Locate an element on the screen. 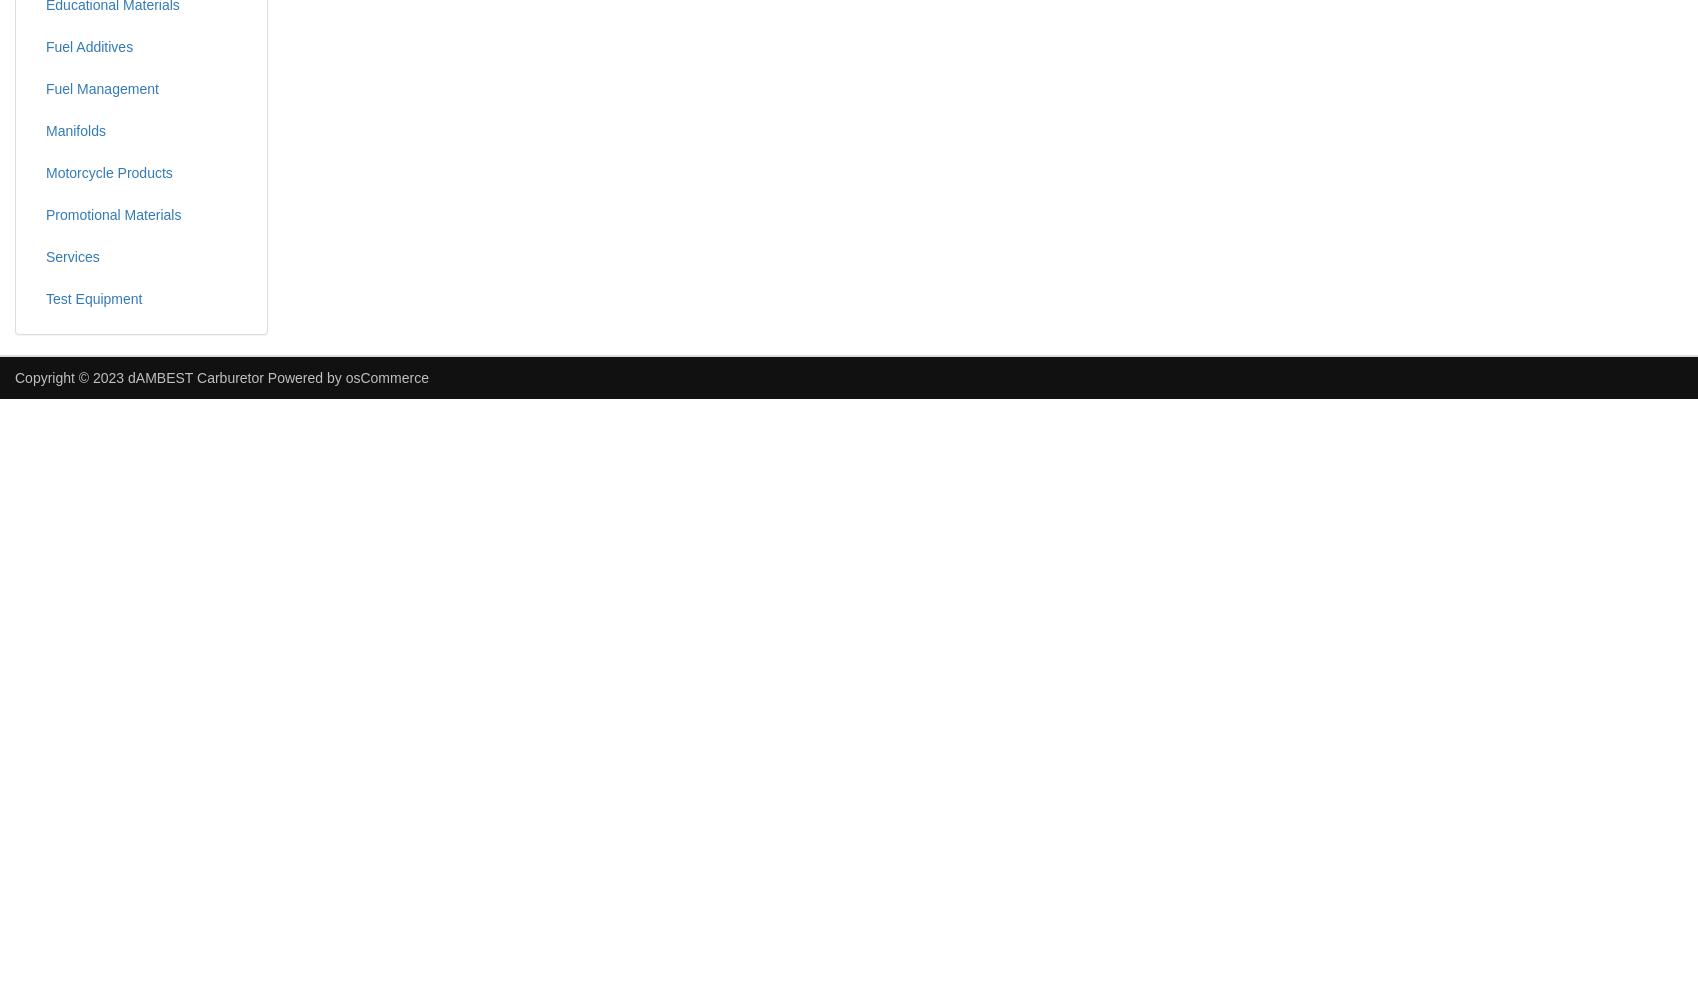  'Fuel Additives' is located at coordinates (88, 46).